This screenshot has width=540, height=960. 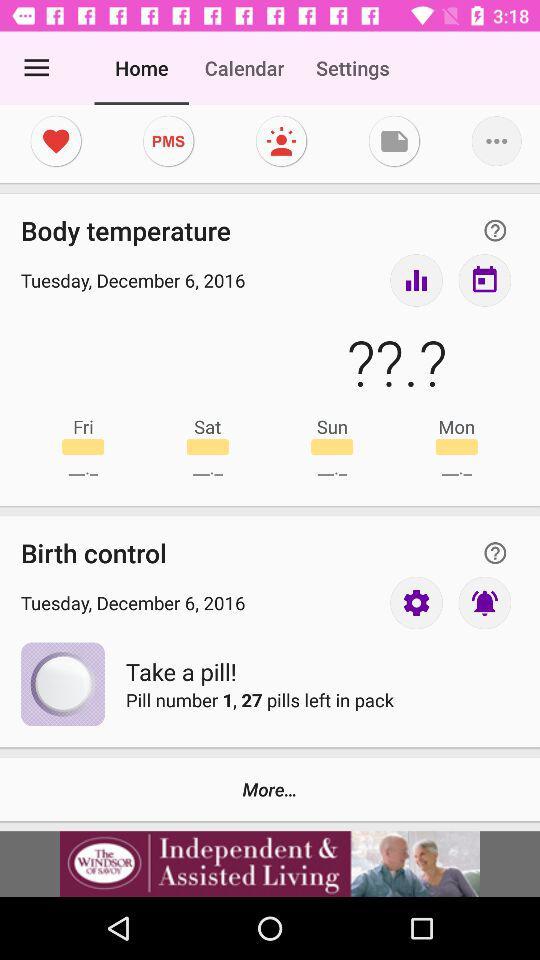 I want to click on question mark, so click(x=494, y=230).